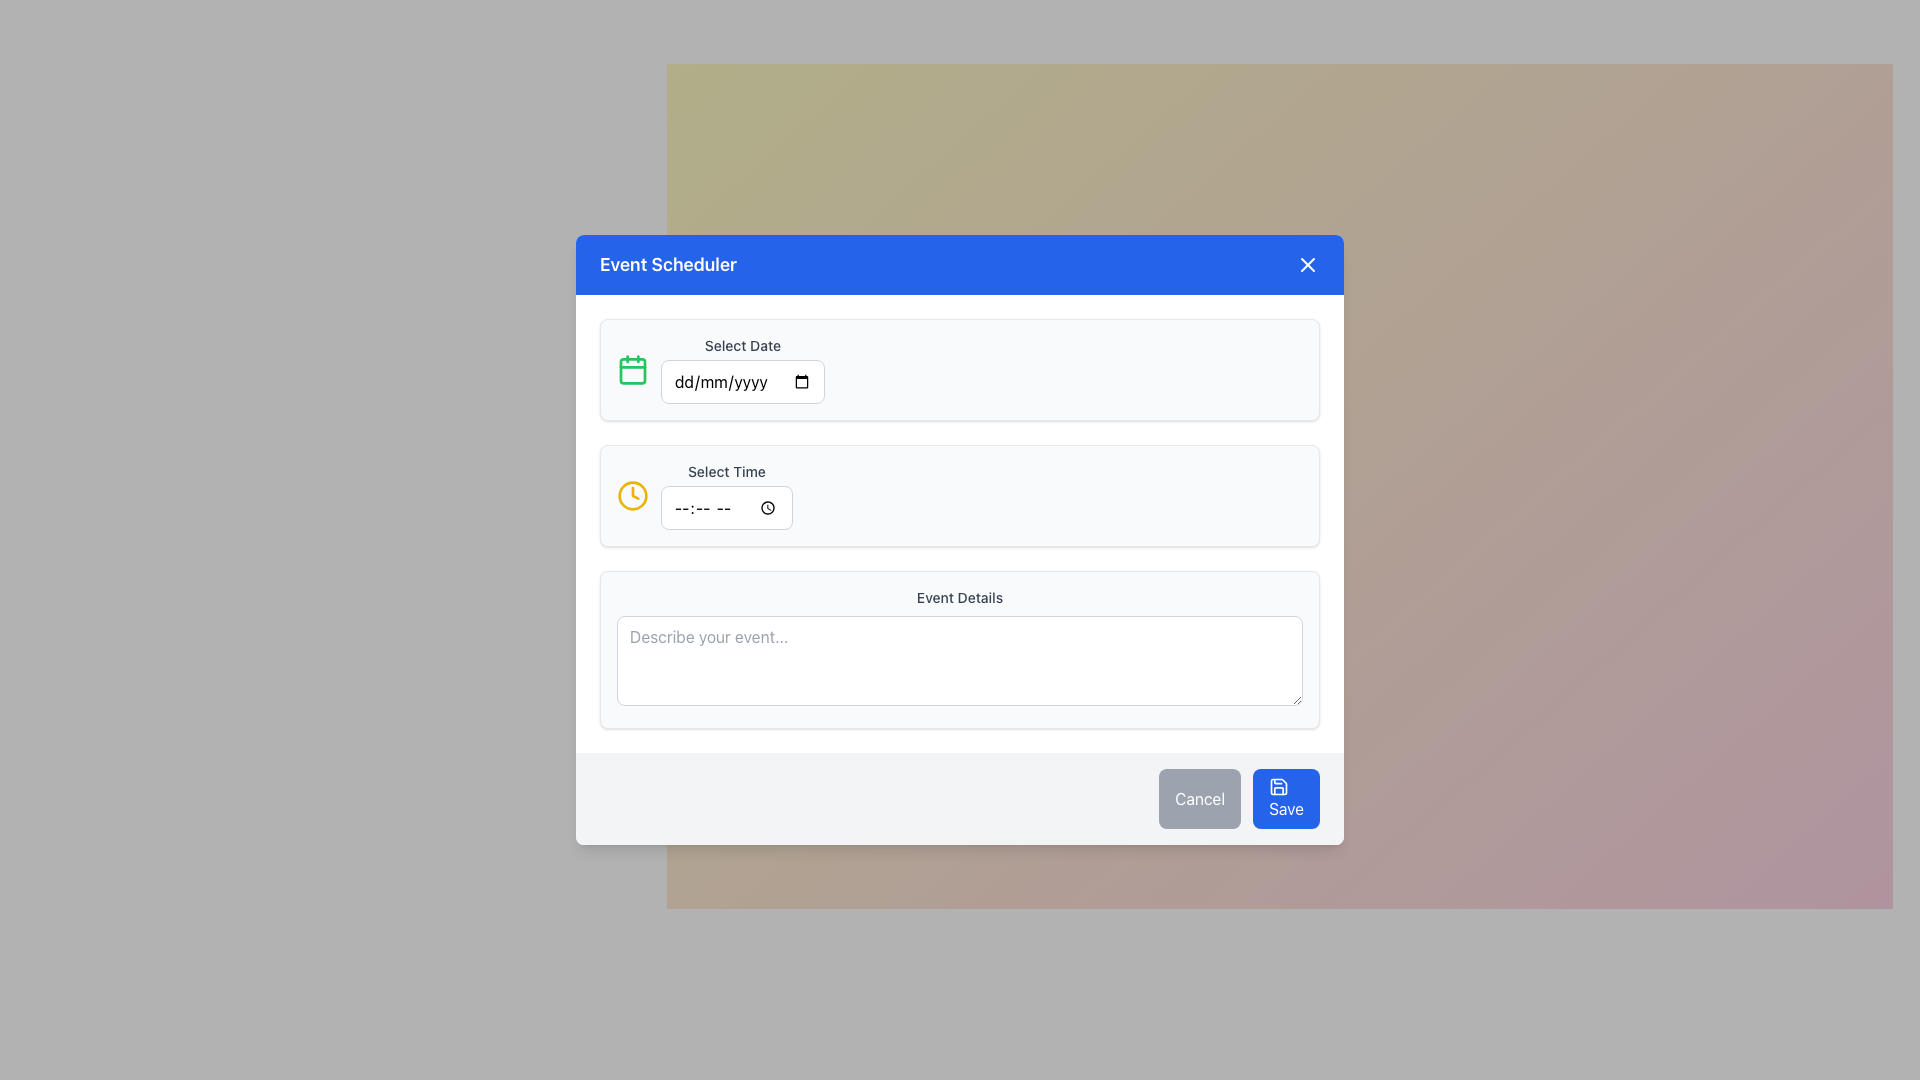  Describe the element at coordinates (632, 370) in the screenshot. I see `properties of the inner rectangle of the calendar icon located to the left of the 'Select Date' field in the 'Event Scheduler' modal popup` at that location.